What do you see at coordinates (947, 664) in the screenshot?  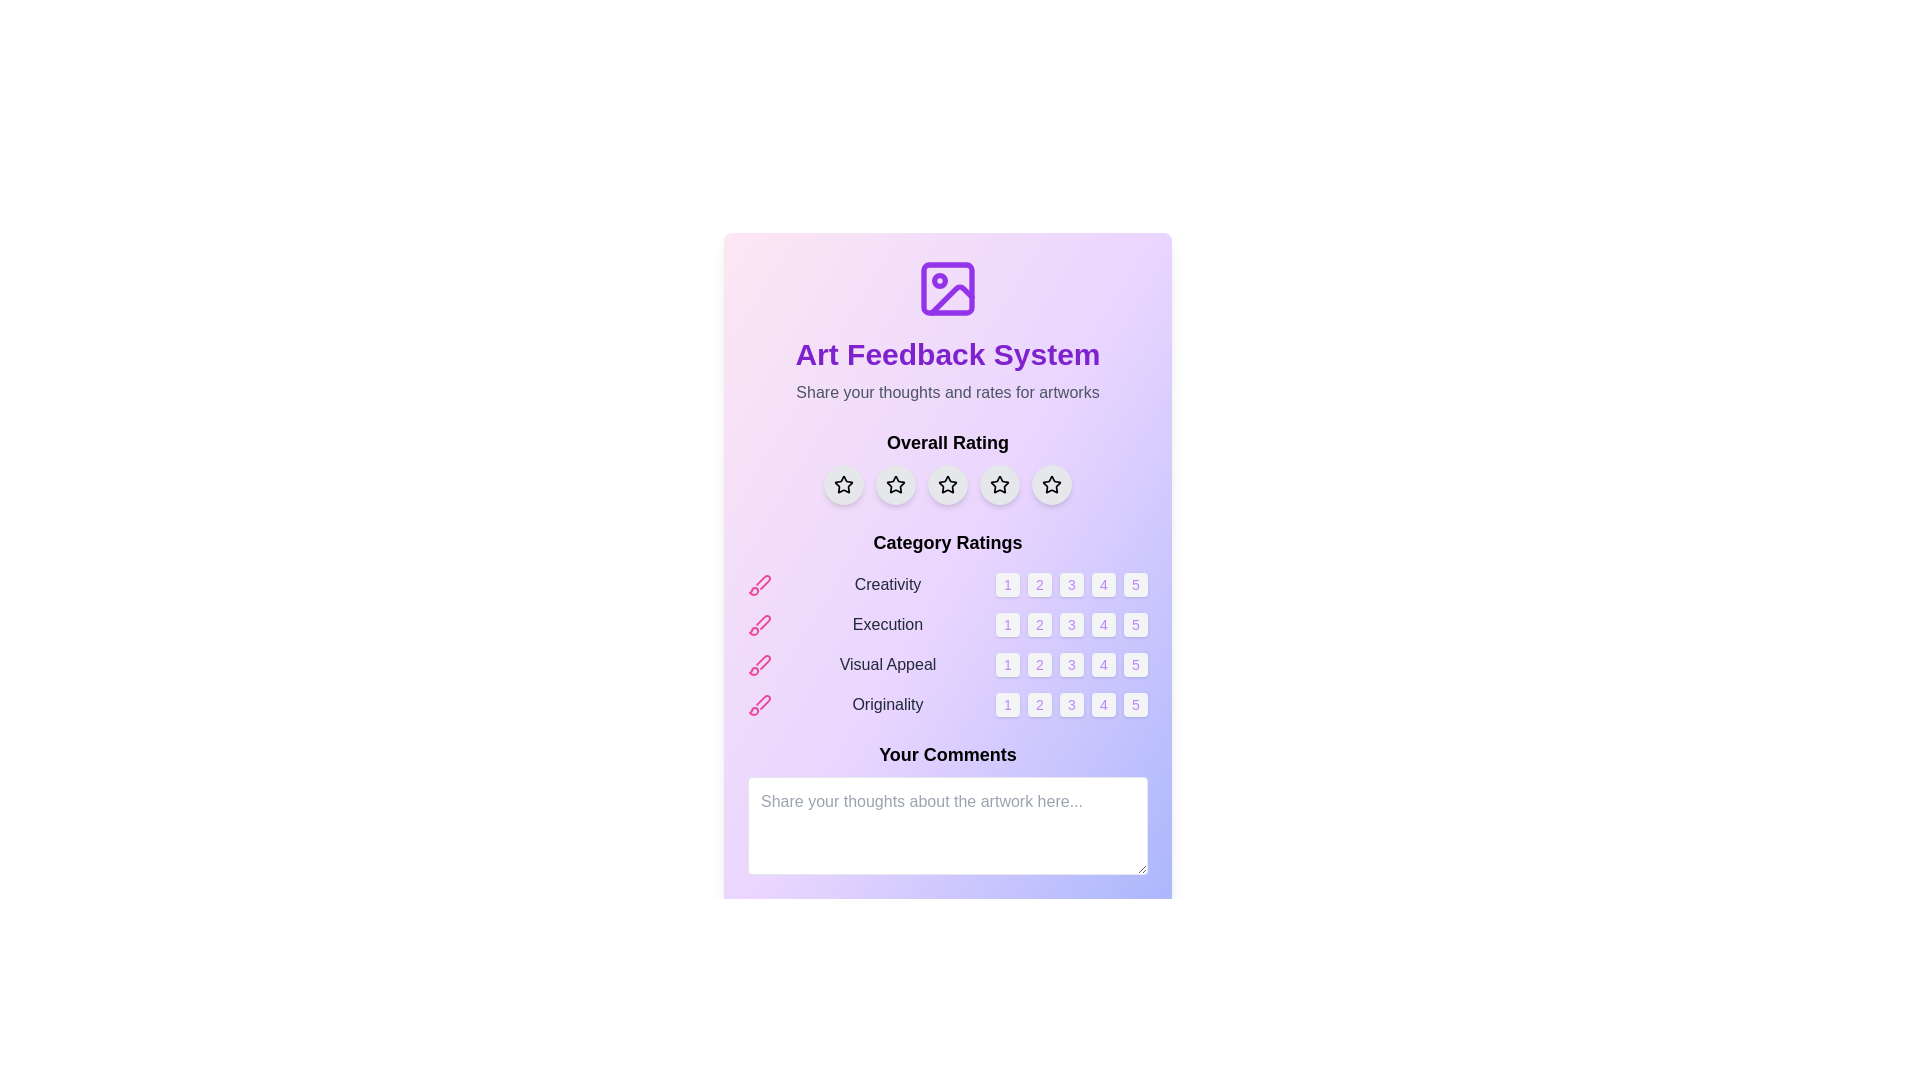 I see `the number 1 in the Rating Selector located in the 'Category Ratings' section, specifically the third item after 'Creativity' and 'Execution', to rate with the lowest score` at bounding box center [947, 664].